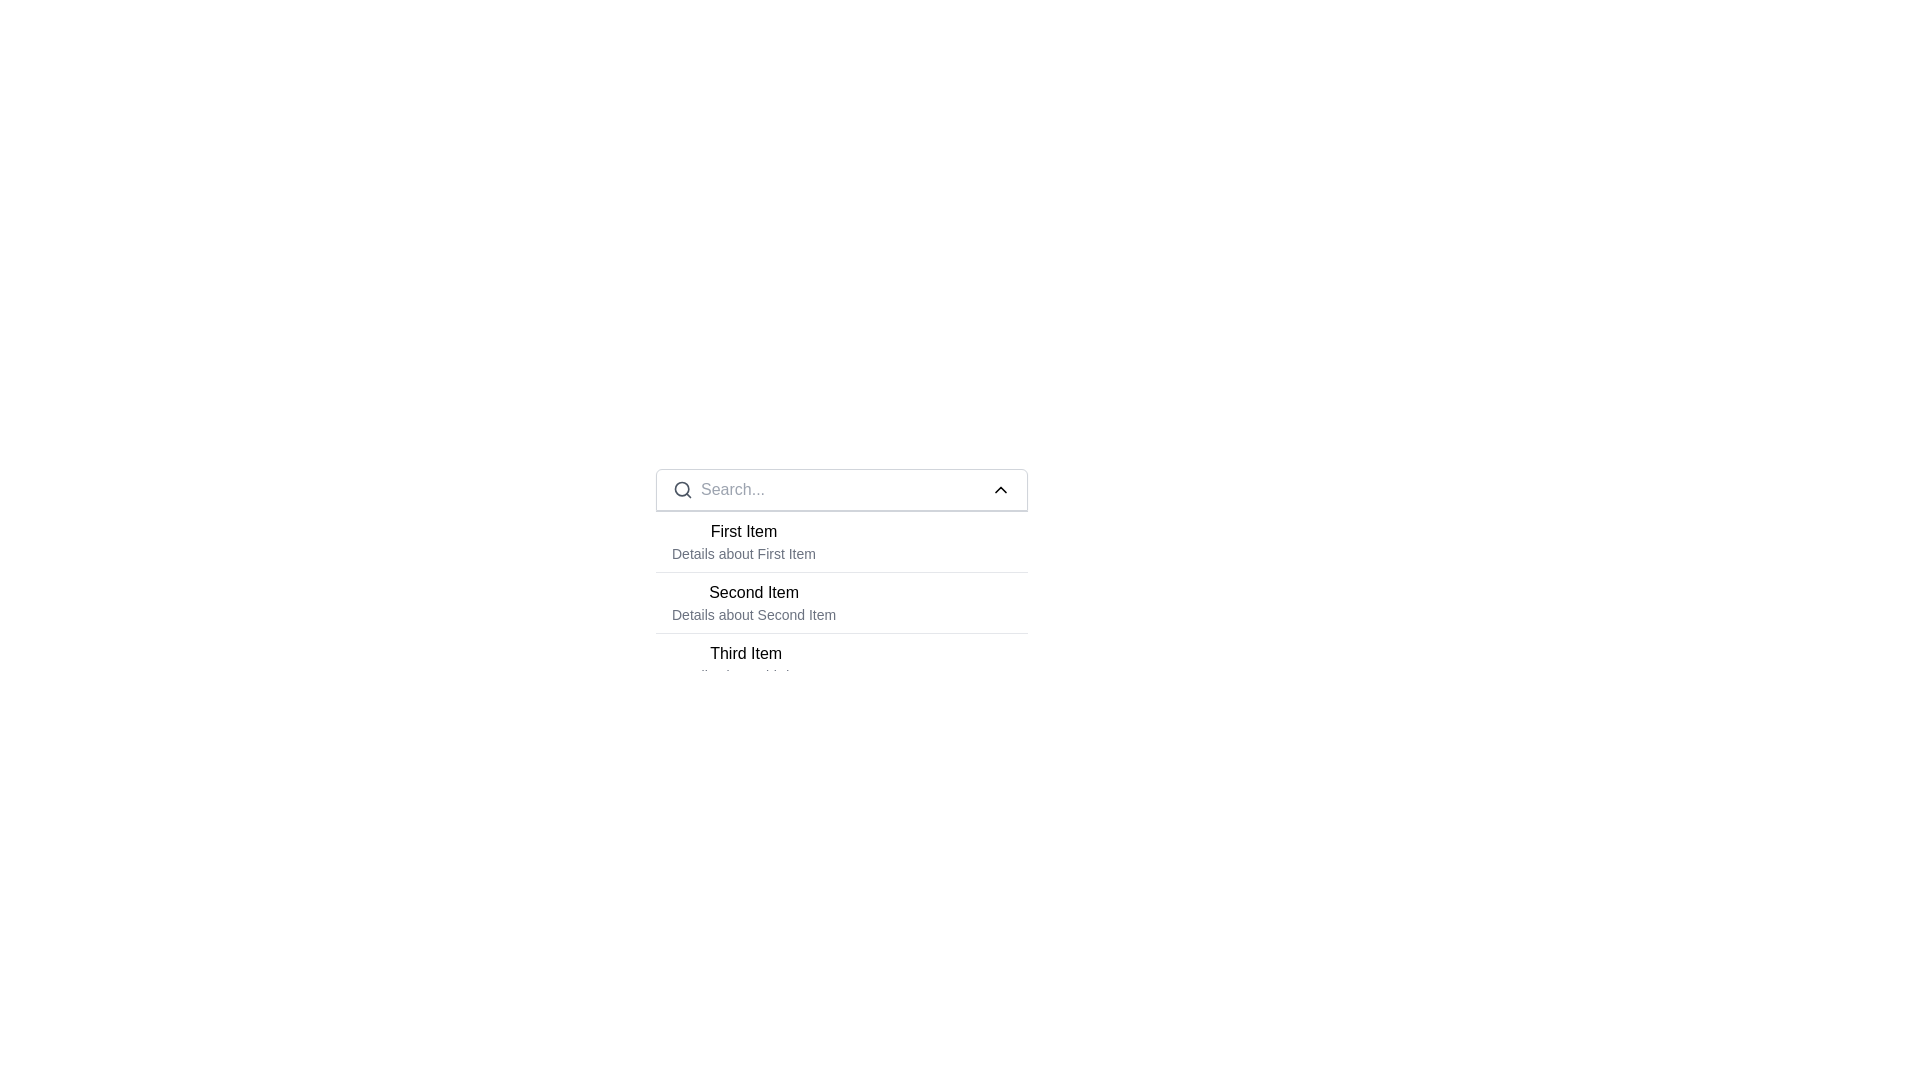 Image resolution: width=1920 pixels, height=1080 pixels. What do you see at coordinates (1001, 489) in the screenshot?
I see `the SVG Icon button located at the right side of the search bar, which is used` at bounding box center [1001, 489].